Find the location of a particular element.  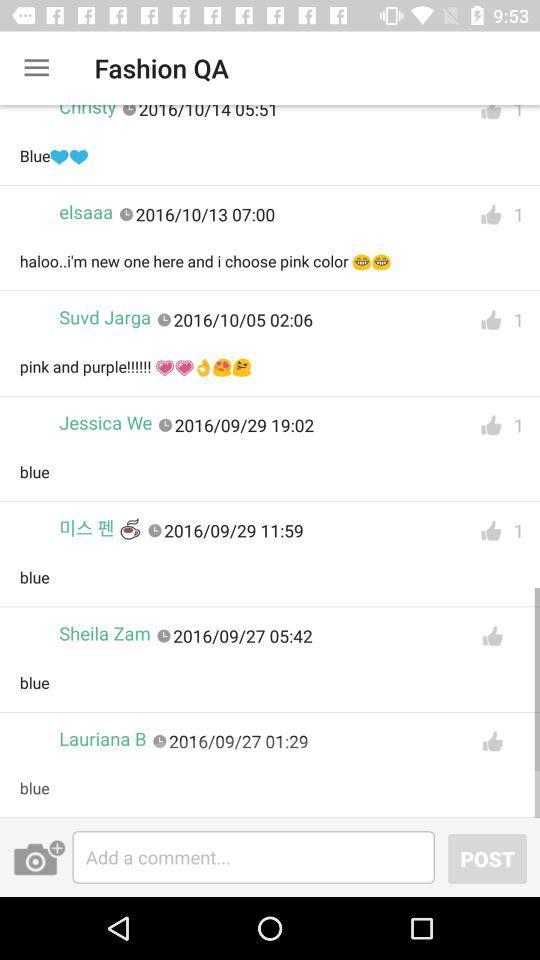

item below blue item is located at coordinates (486, 857).